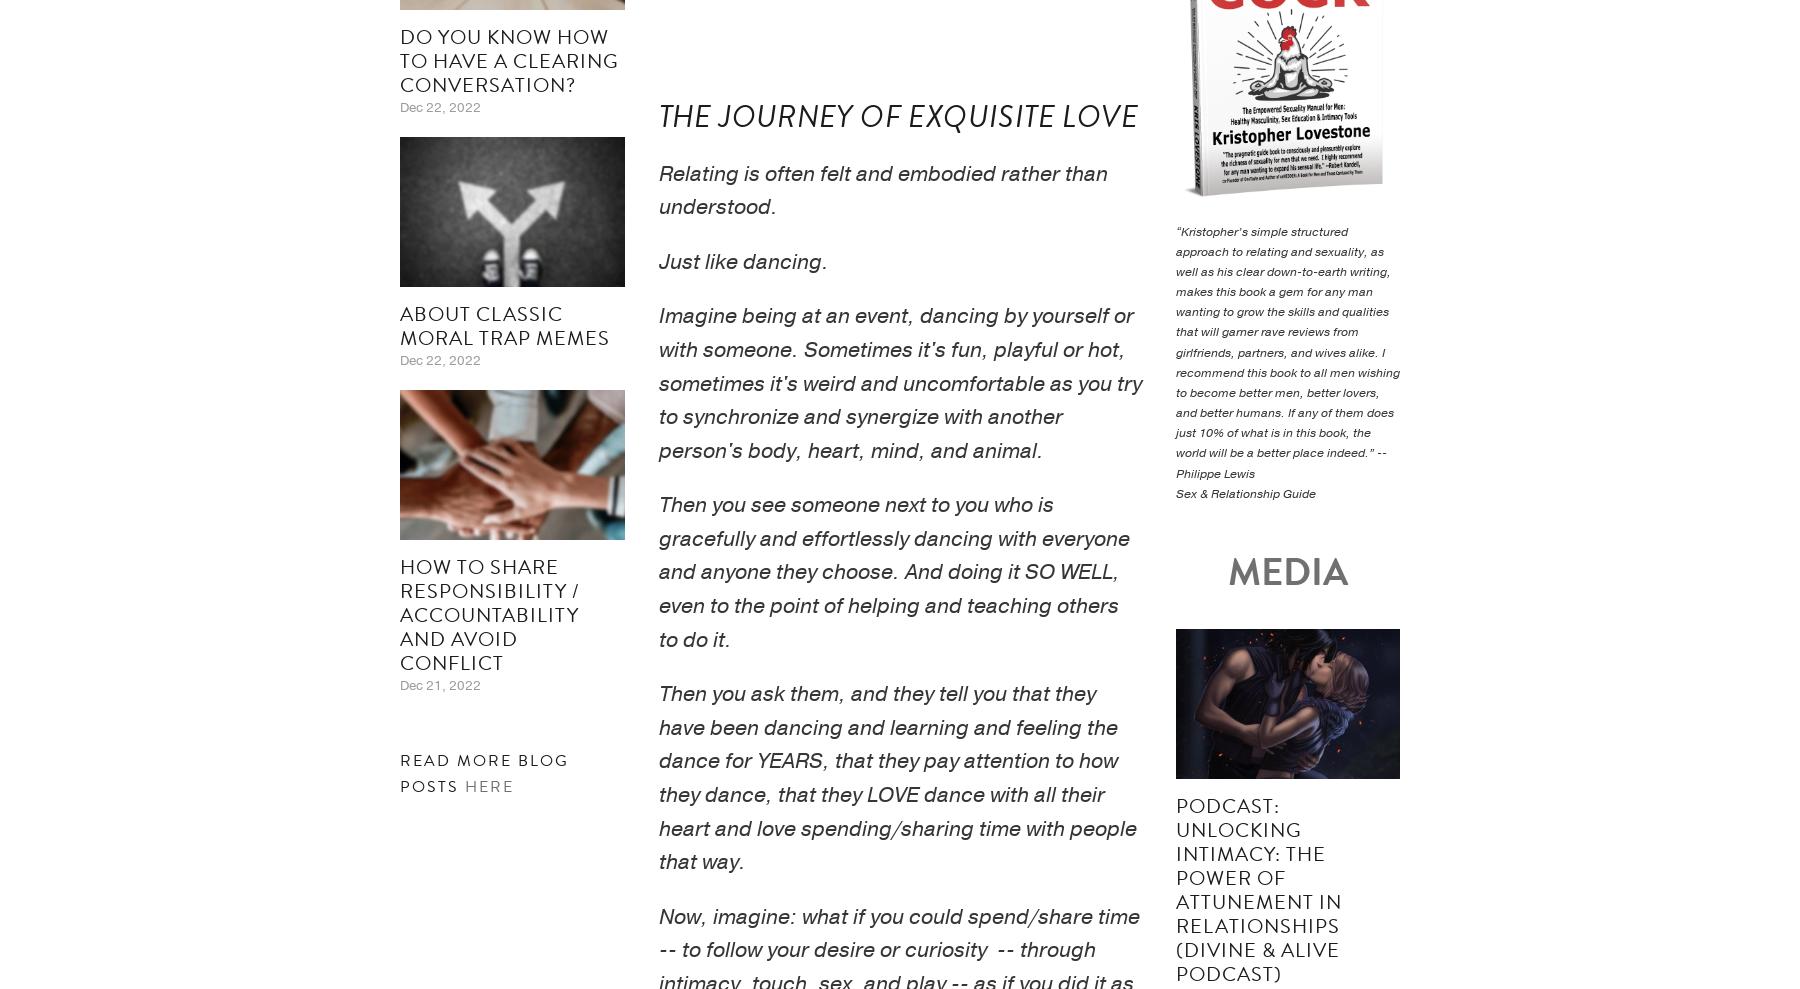  What do you see at coordinates (742, 259) in the screenshot?
I see `'Just like dancing.'` at bounding box center [742, 259].